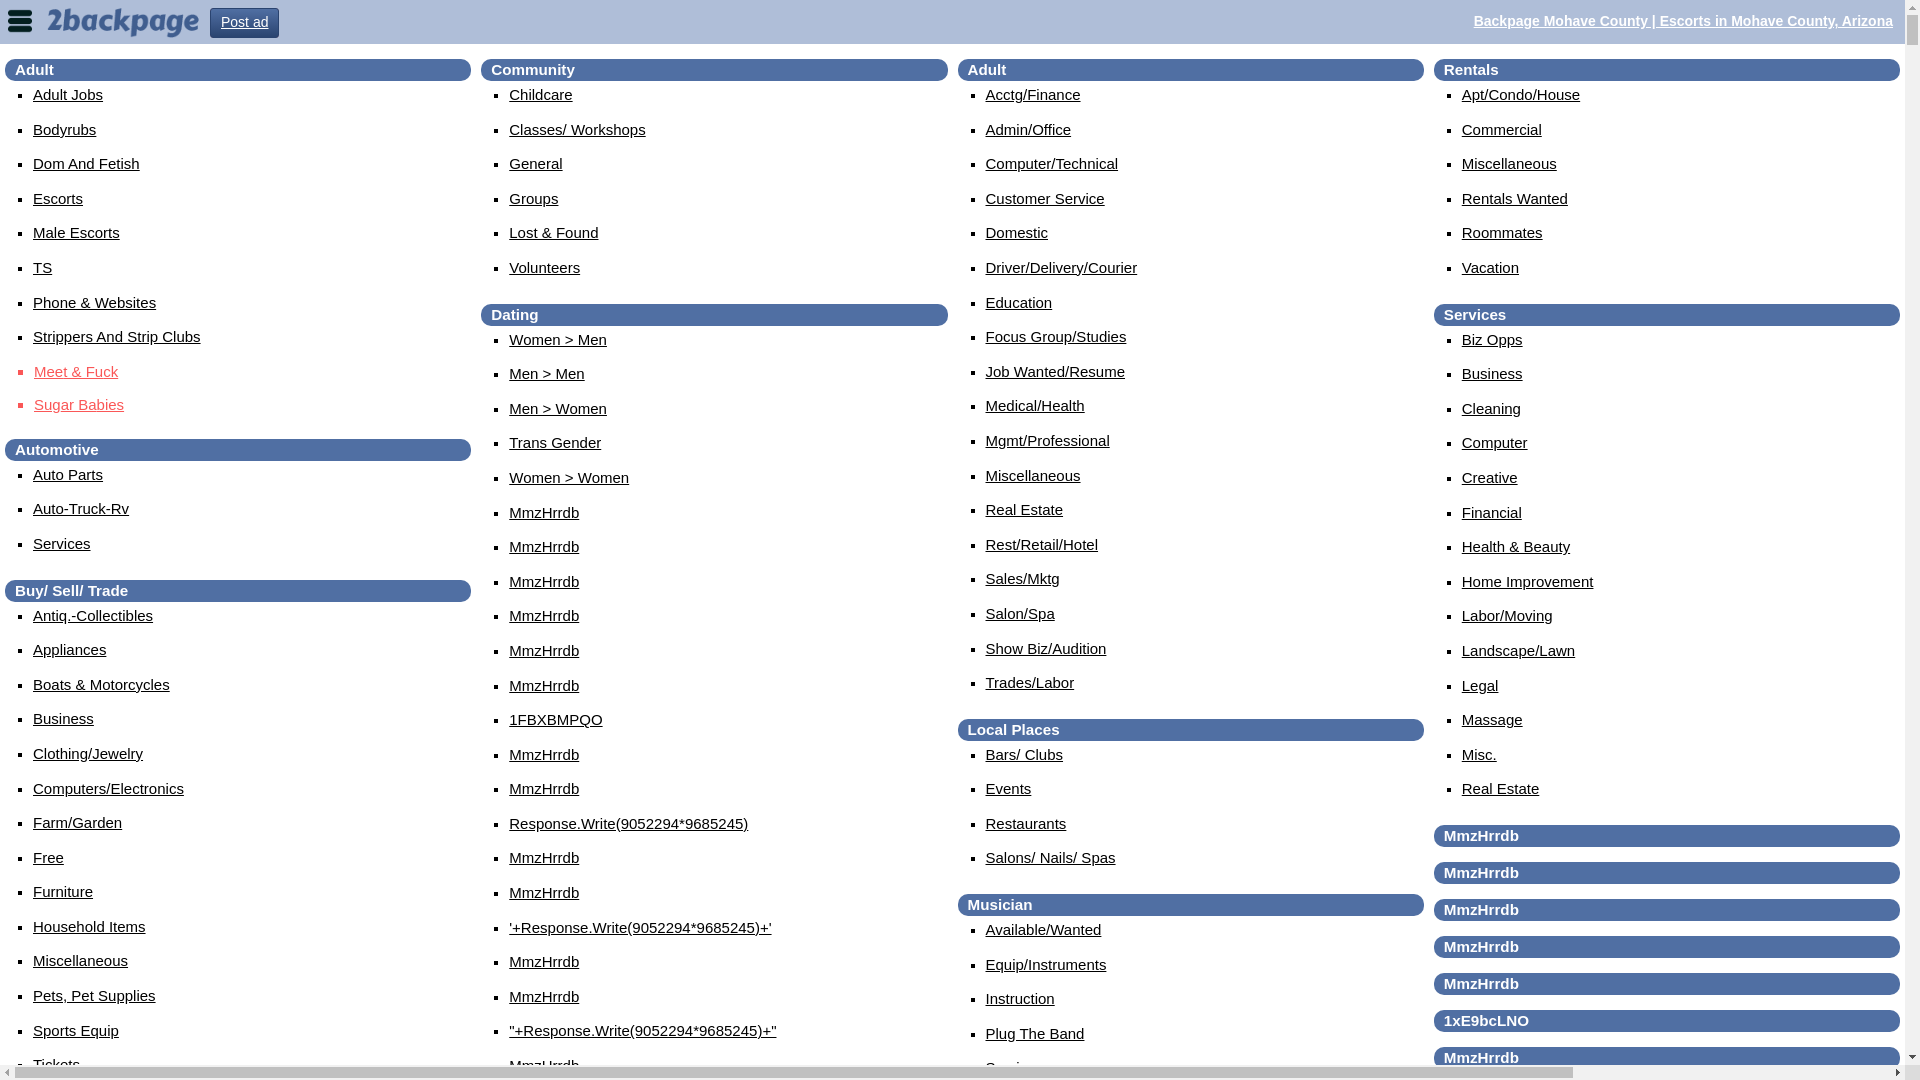 The width and height of the screenshot is (1920, 1080). What do you see at coordinates (243, 23) in the screenshot?
I see `'Post ad'` at bounding box center [243, 23].